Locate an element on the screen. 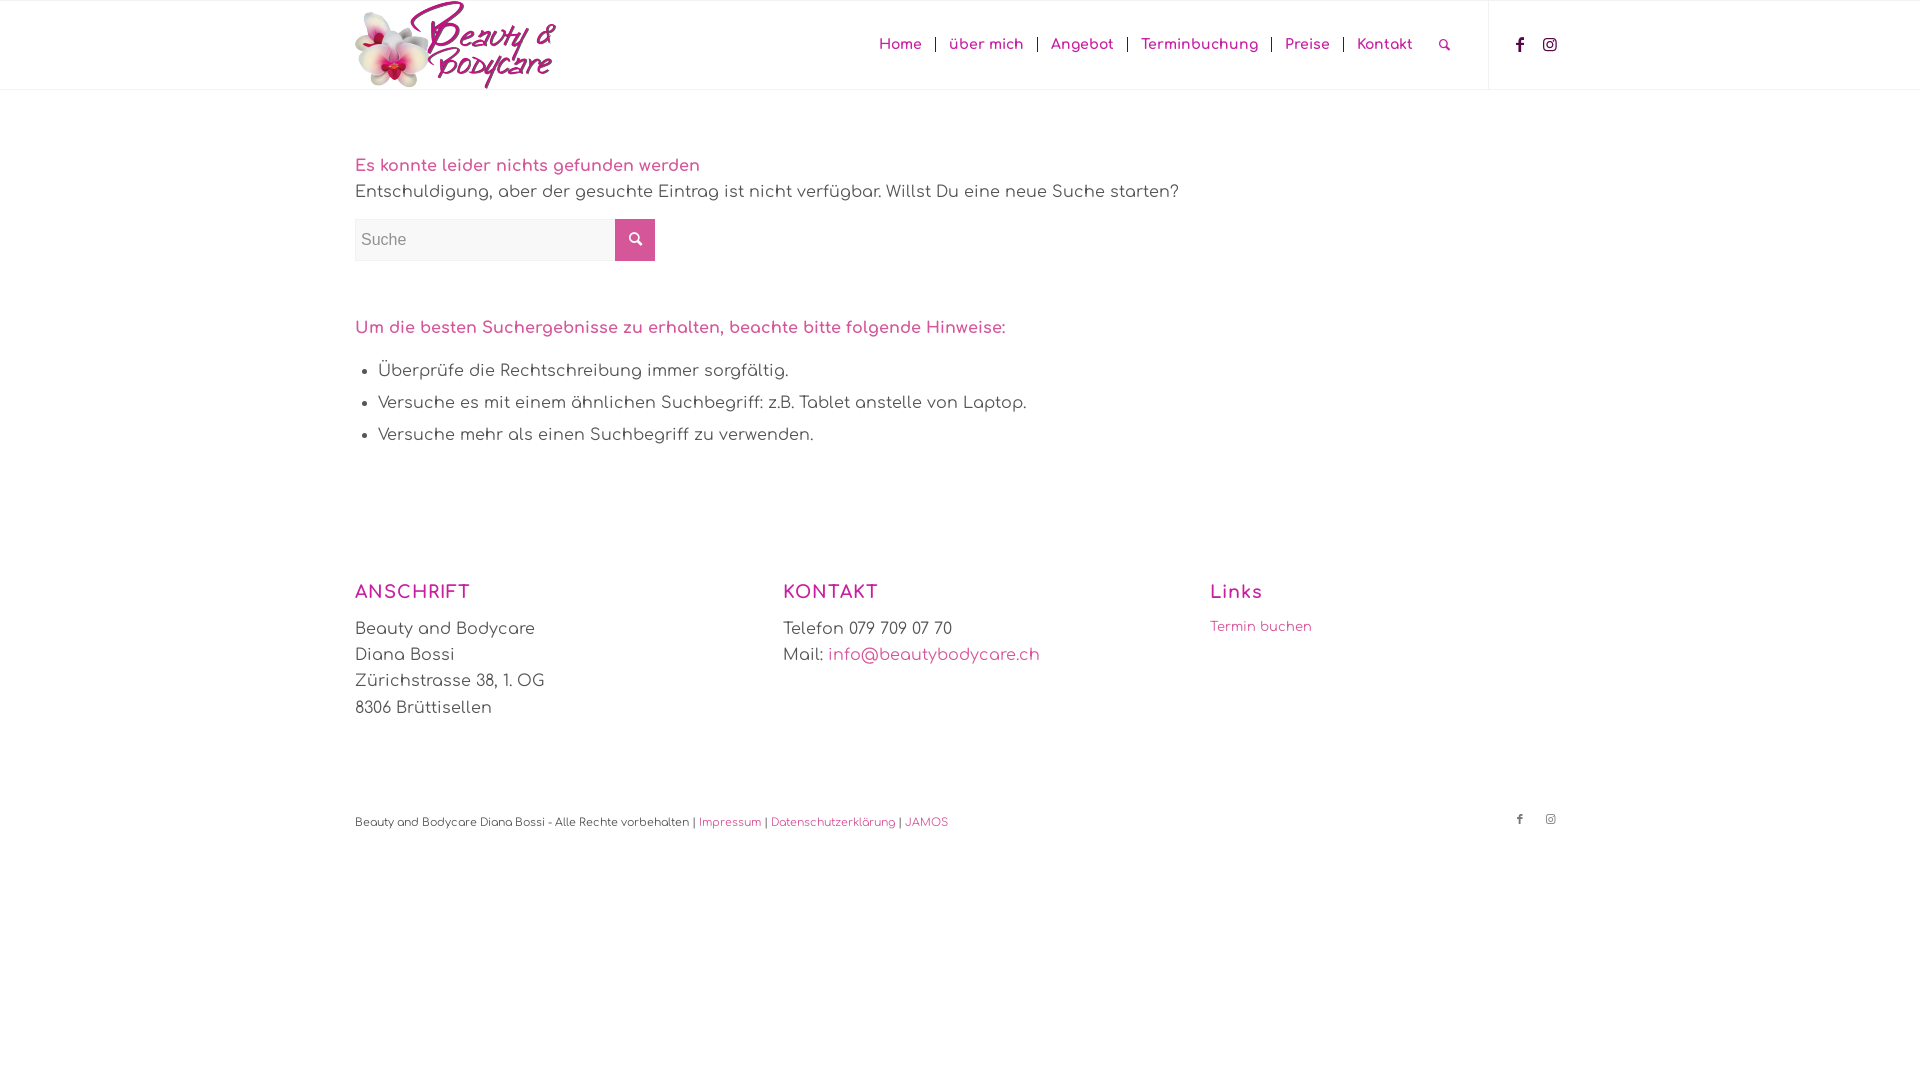 This screenshot has height=1080, width=1920. 'JAMOS' is located at coordinates (925, 822).